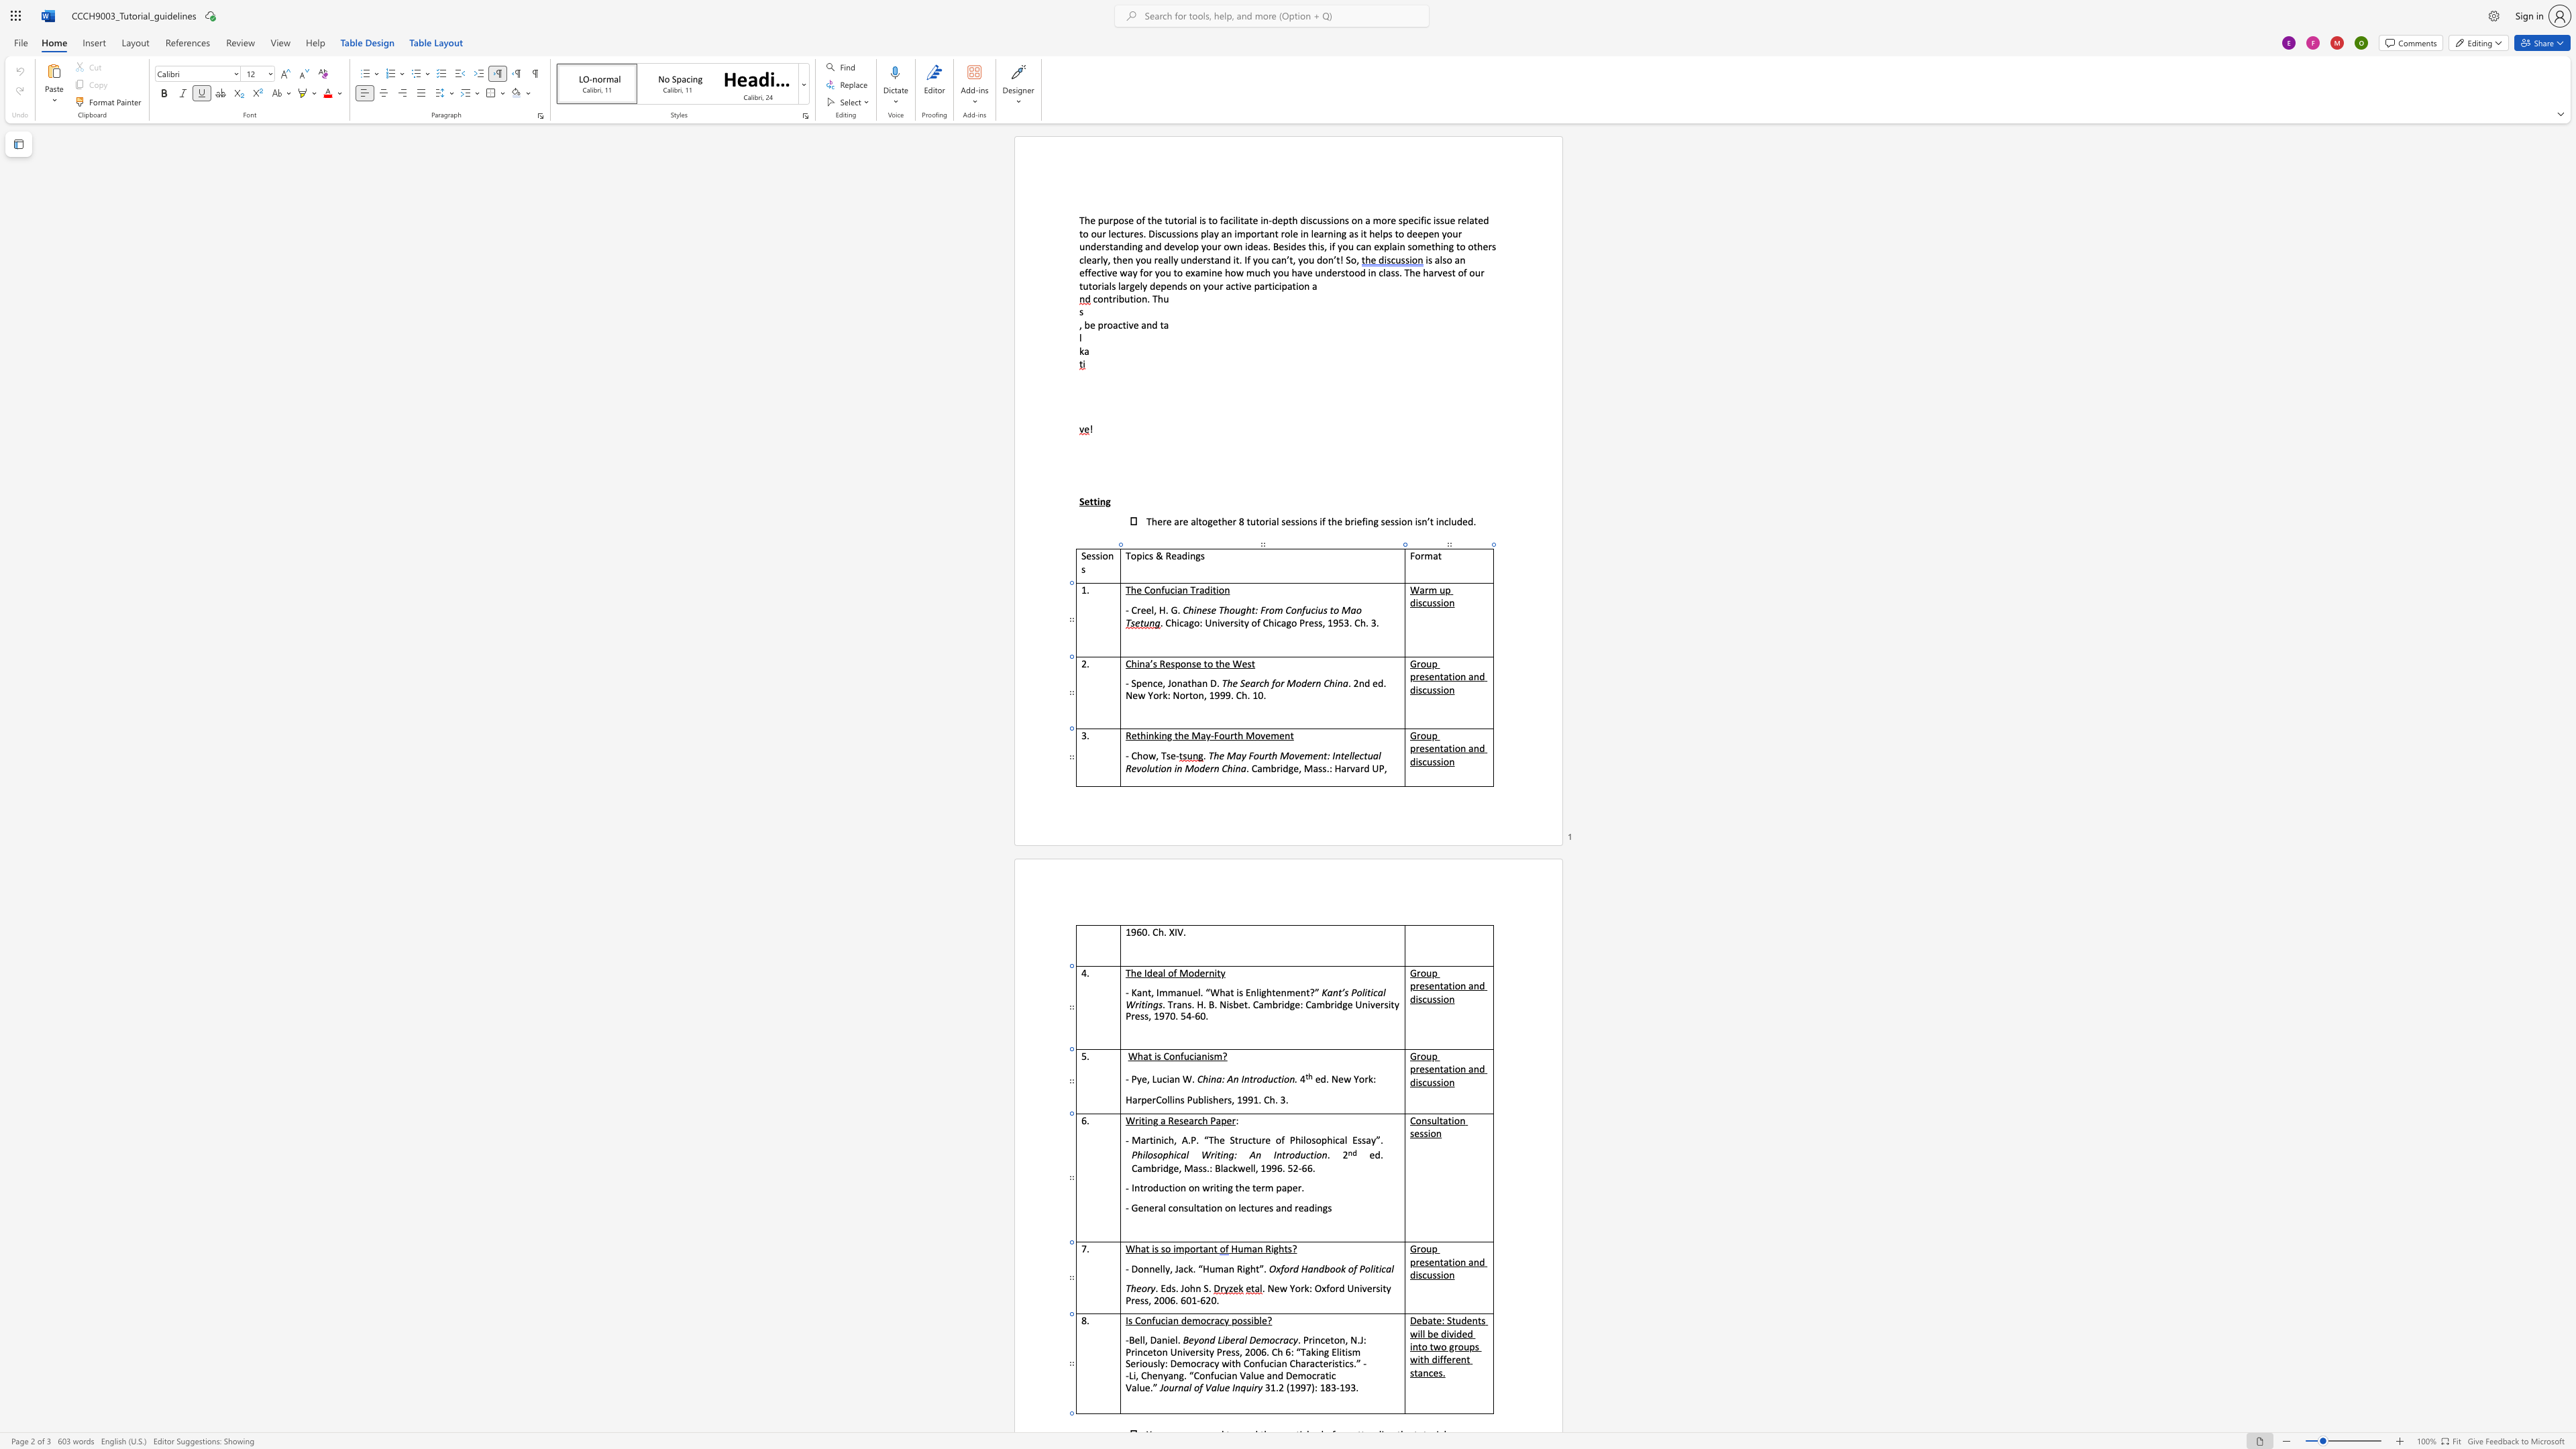 The image size is (2576, 1449). Describe the element at coordinates (1261, 1339) in the screenshot. I see `the space between the continuous character "e" and "m" in the text` at that location.